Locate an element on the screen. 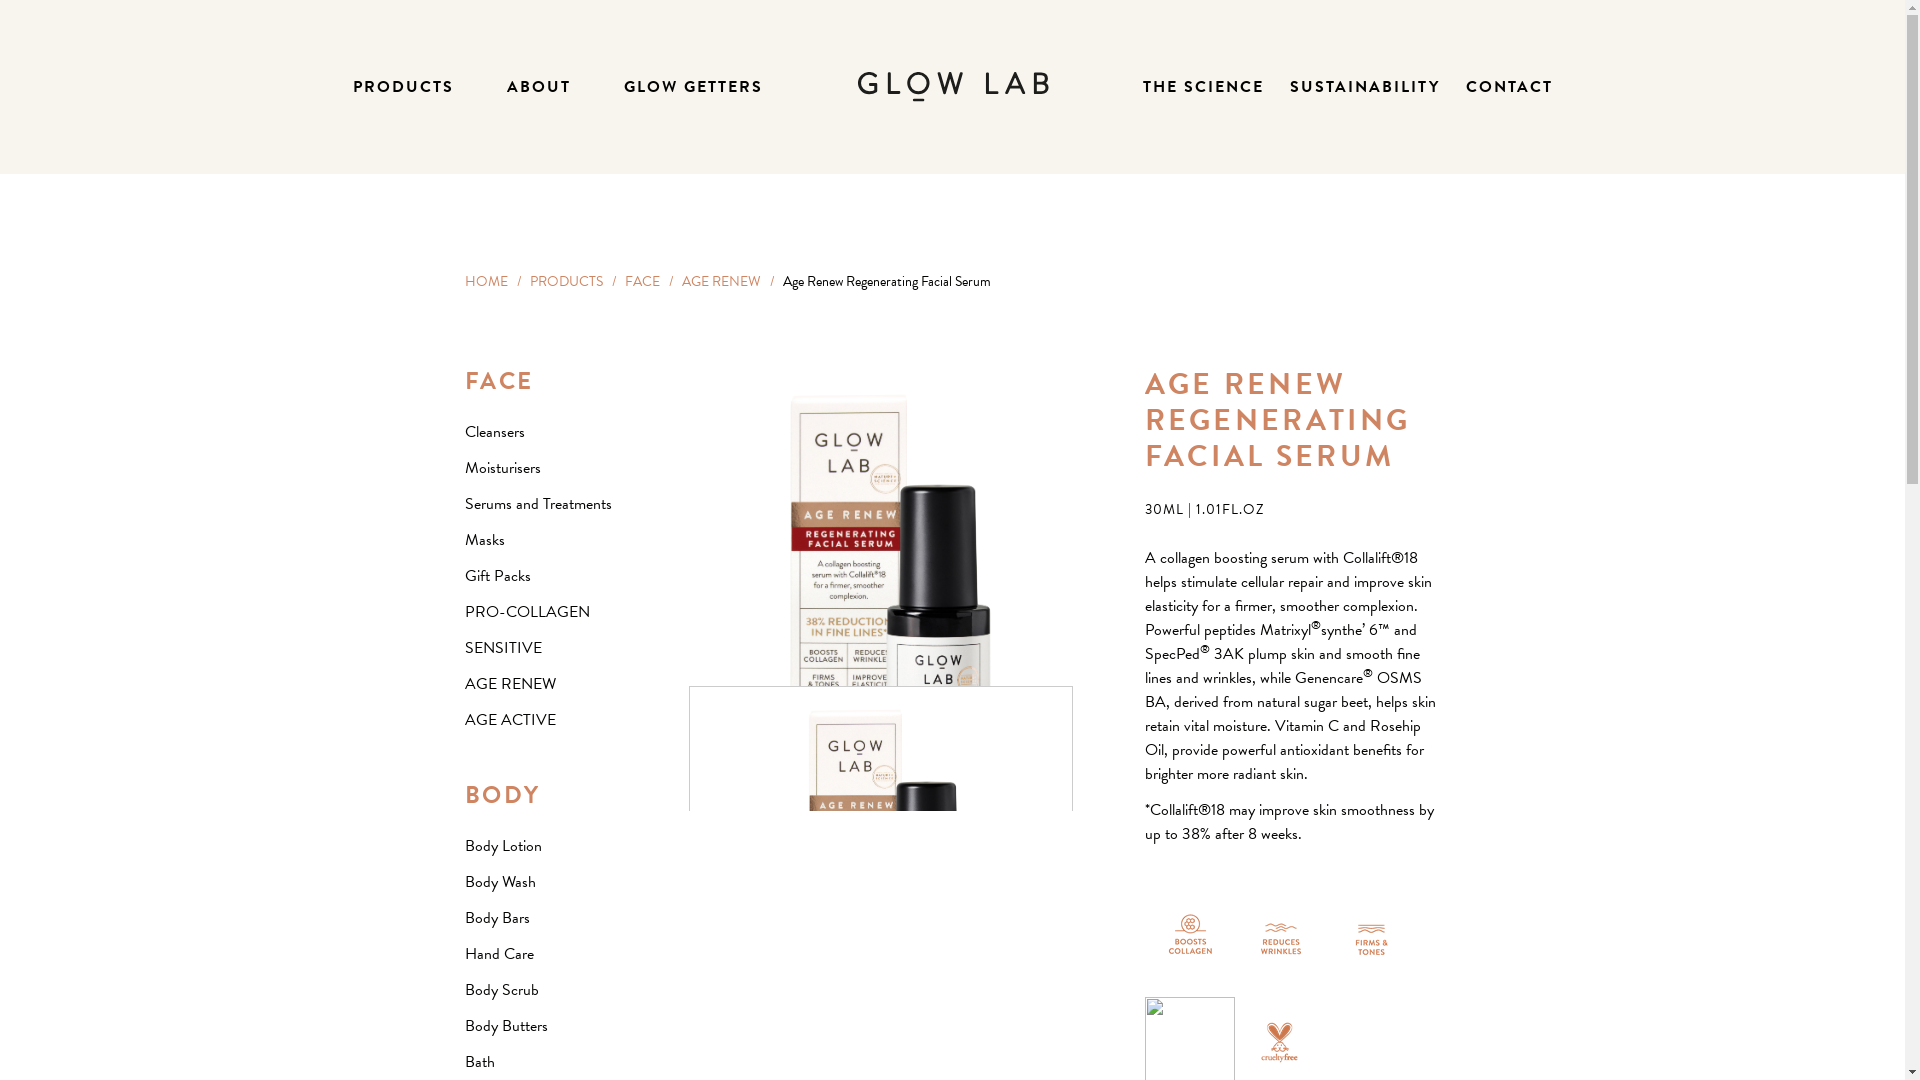  'AGE ACTIVE' is located at coordinates (509, 720).